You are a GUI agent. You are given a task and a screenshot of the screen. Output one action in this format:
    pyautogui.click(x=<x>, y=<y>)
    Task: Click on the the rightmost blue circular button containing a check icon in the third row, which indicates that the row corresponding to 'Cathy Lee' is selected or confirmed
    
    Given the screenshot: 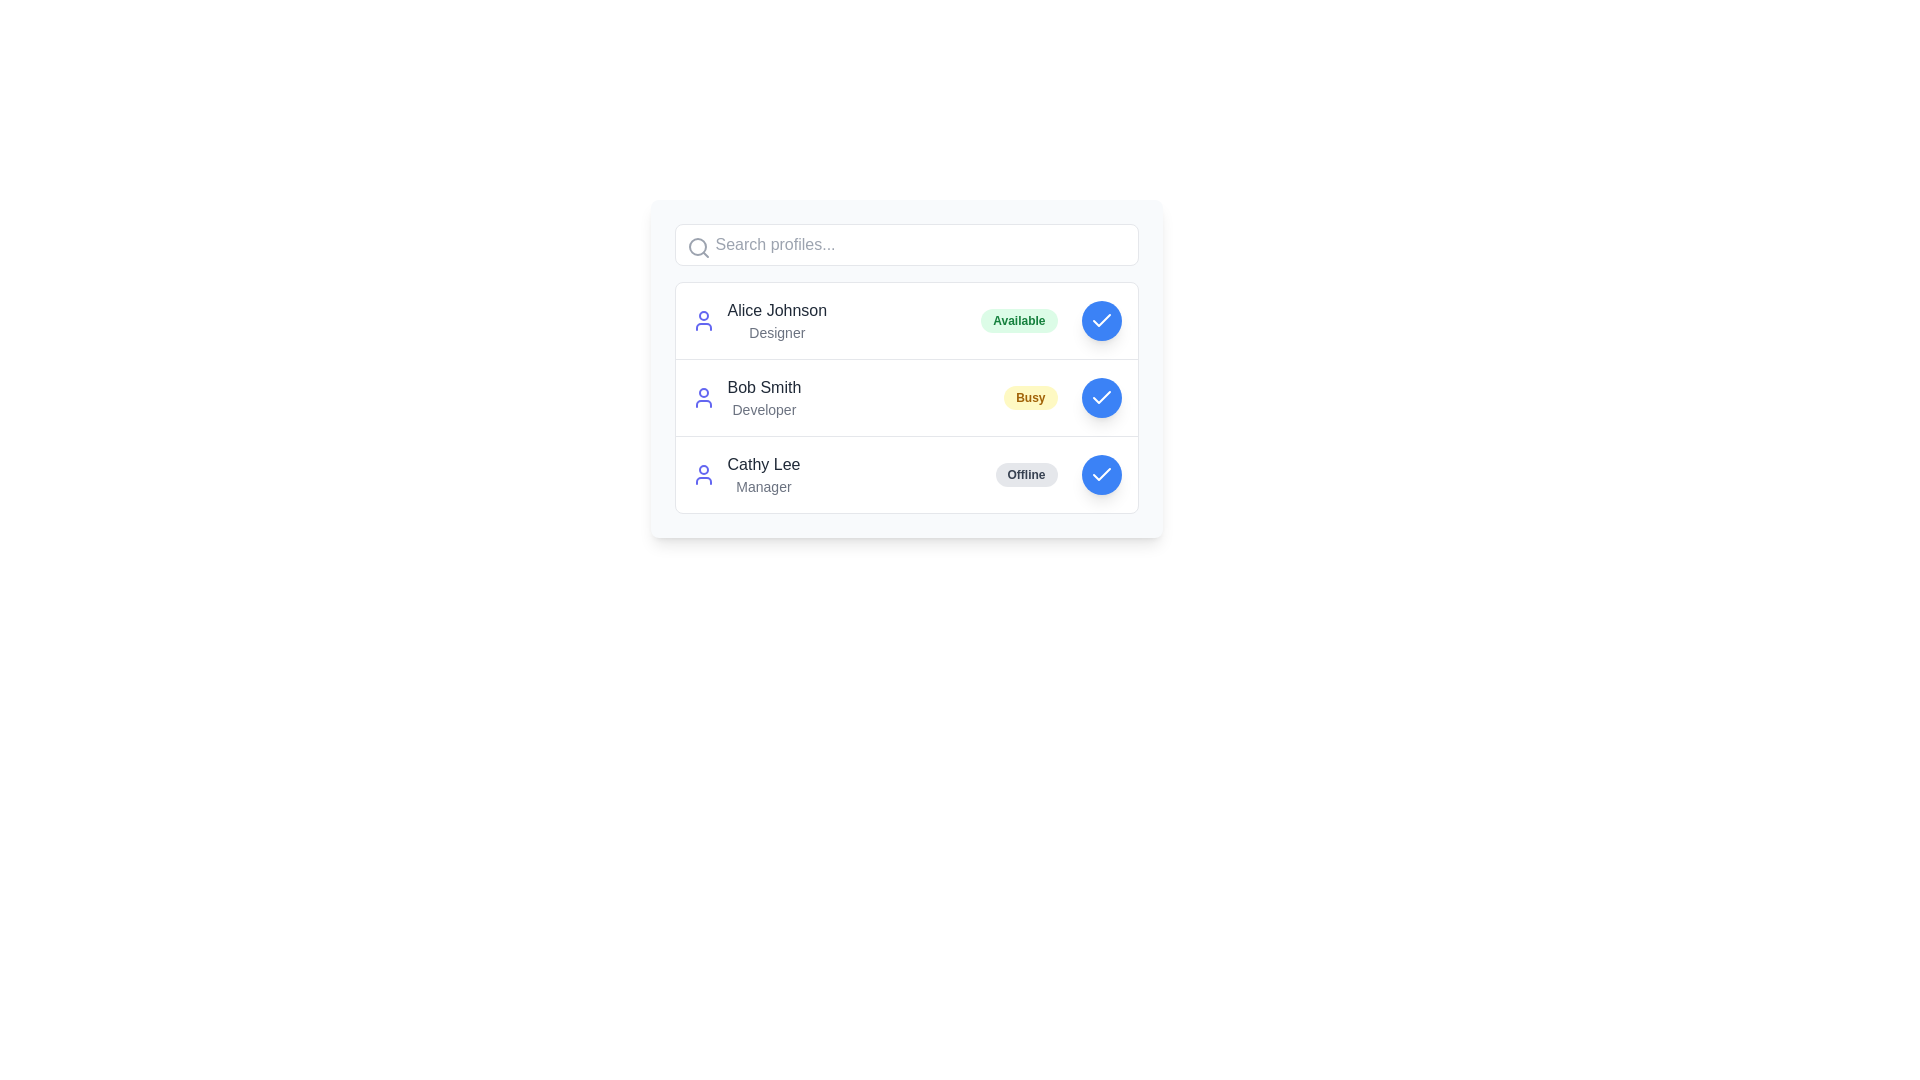 What is the action you would take?
    pyautogui.click(x=1100, y=474)
    